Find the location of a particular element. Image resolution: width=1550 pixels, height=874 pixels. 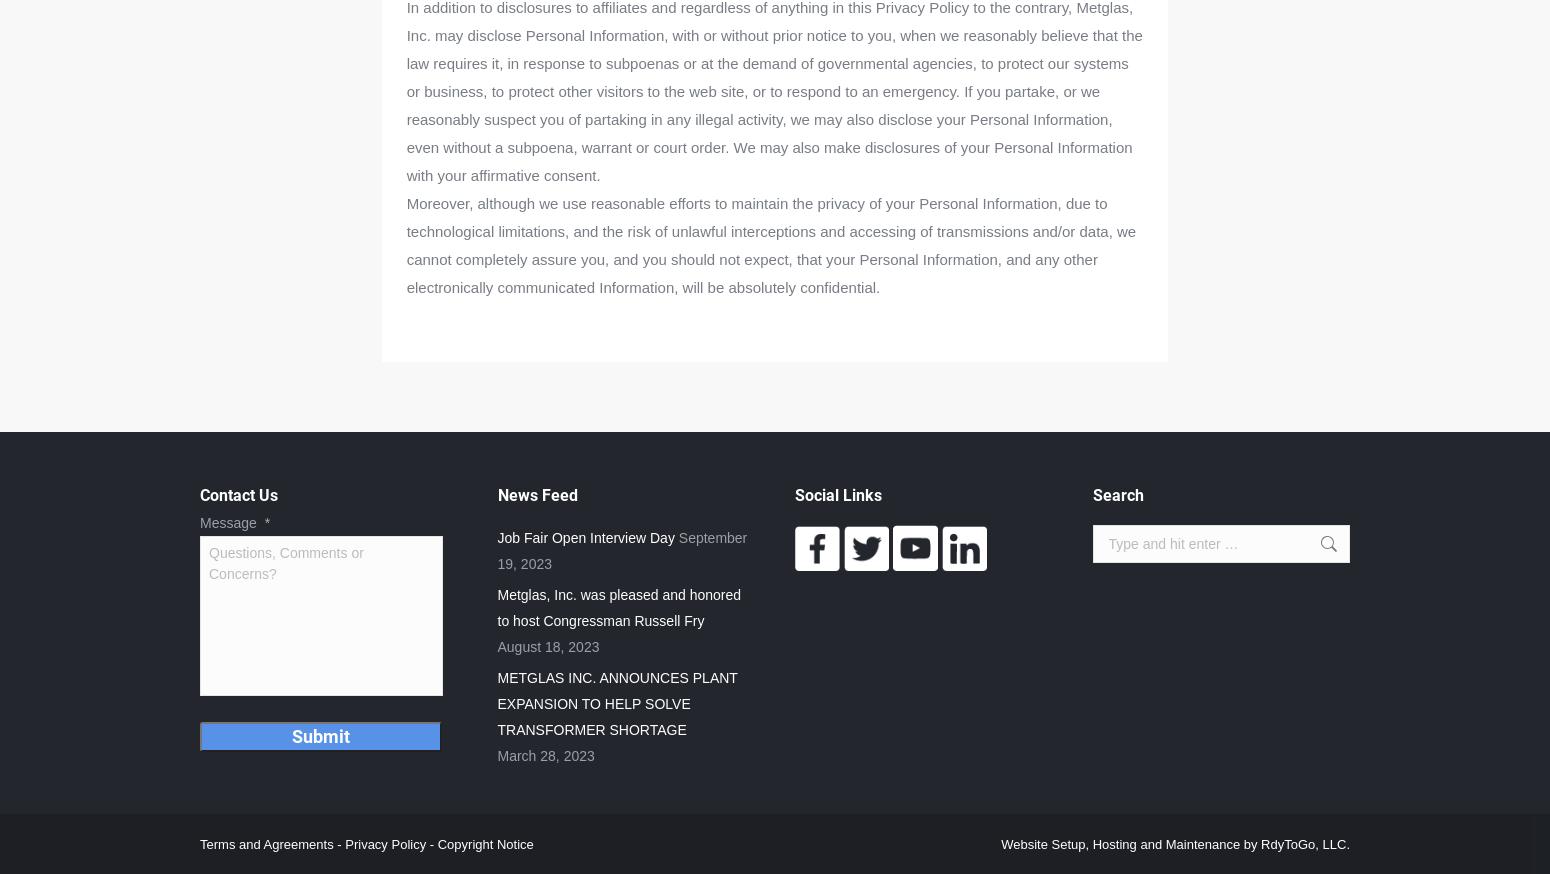

'Contact Us' is located at coordinates (239, 494).